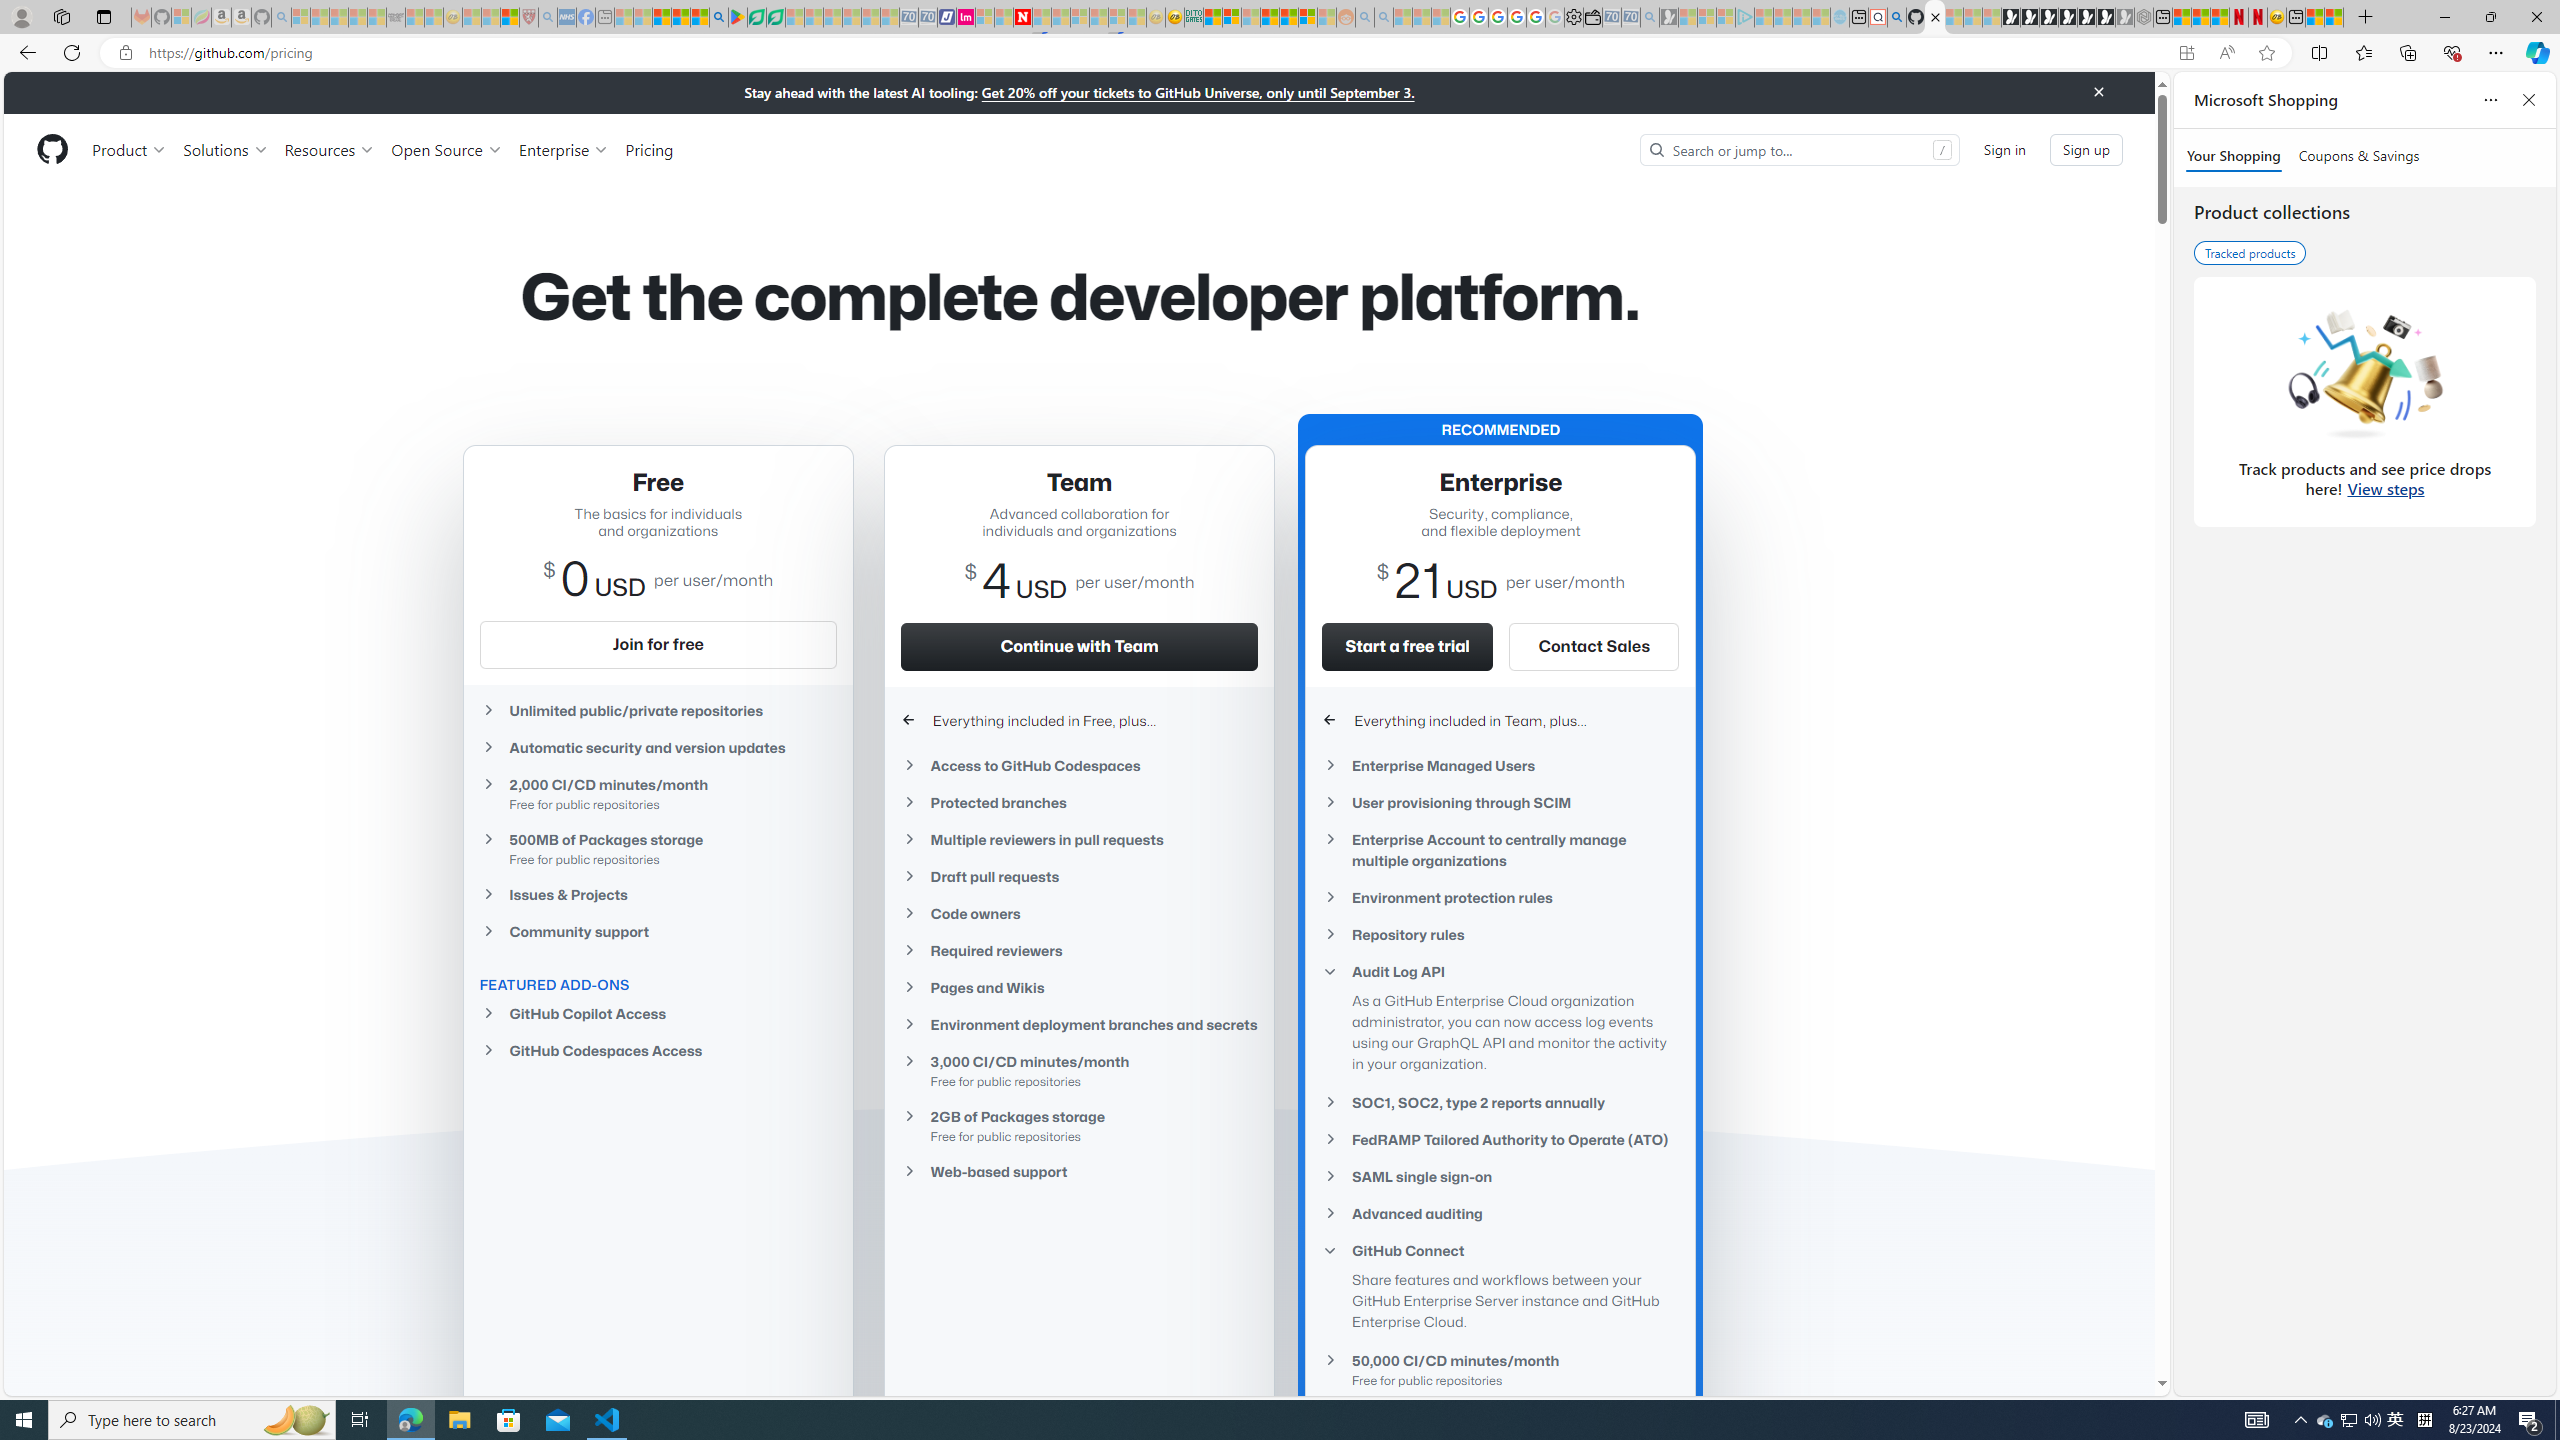 Image resolution: width=2560 pixels, height=1440 pixels. Describe the element at coordinates (1080, 1171) in the screenshot. I see `'Web-based support'` at that location.